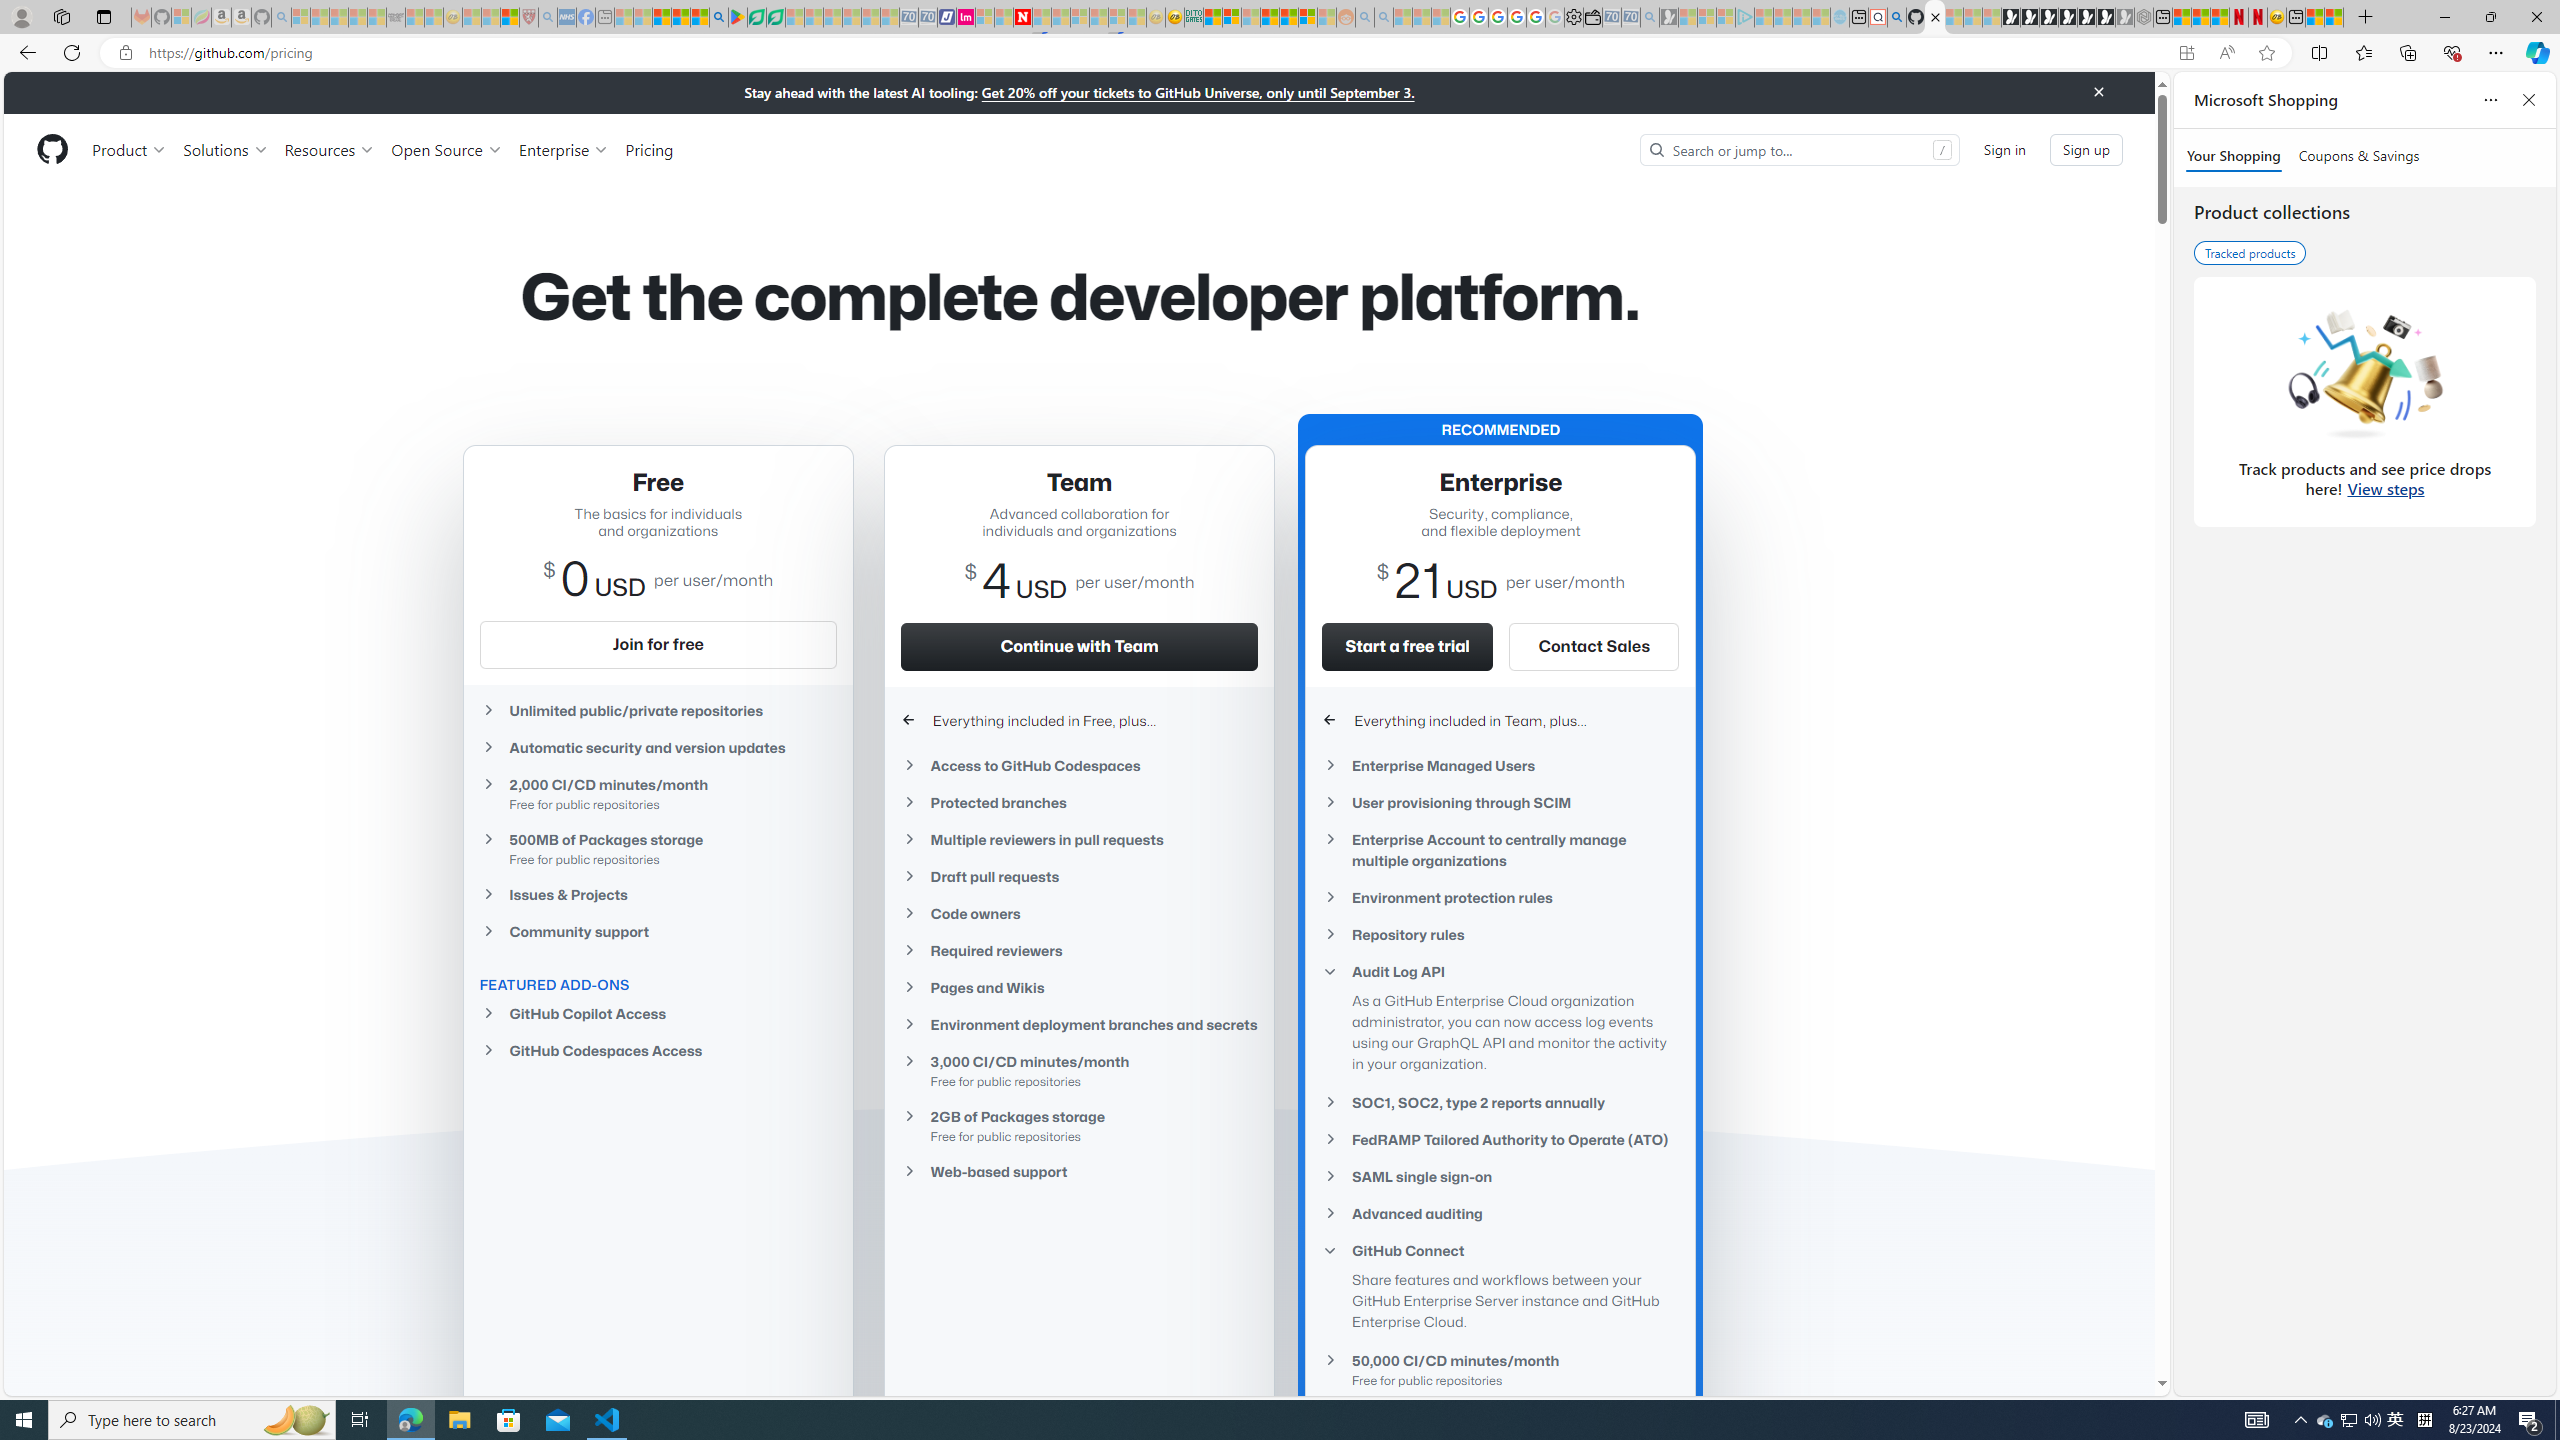 Image resolution: width=2560 pixels, height=1440 pixels. Describe the element at coordinates (1080, 1171) in the screenshot. I see `'Web-based support'` at that location.